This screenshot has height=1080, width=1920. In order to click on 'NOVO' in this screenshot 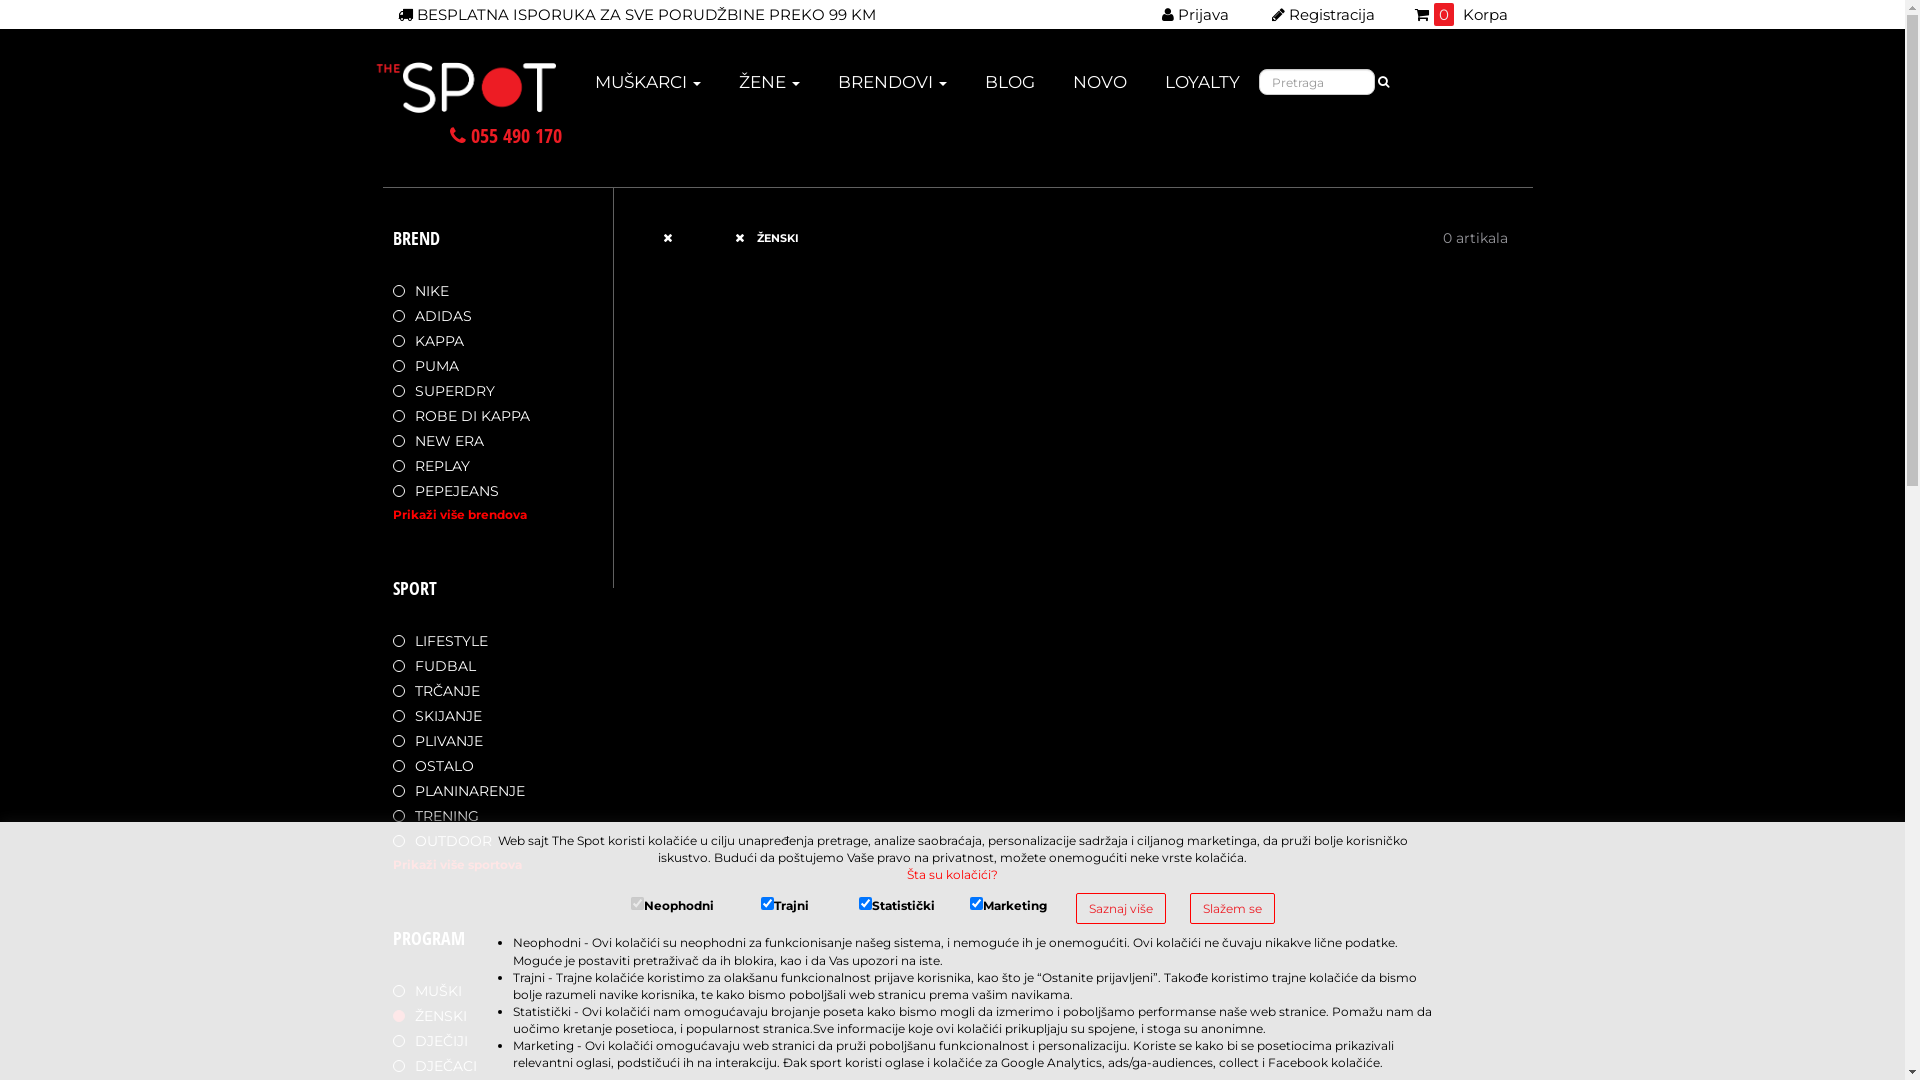, I will do `click(1098, 87)`.